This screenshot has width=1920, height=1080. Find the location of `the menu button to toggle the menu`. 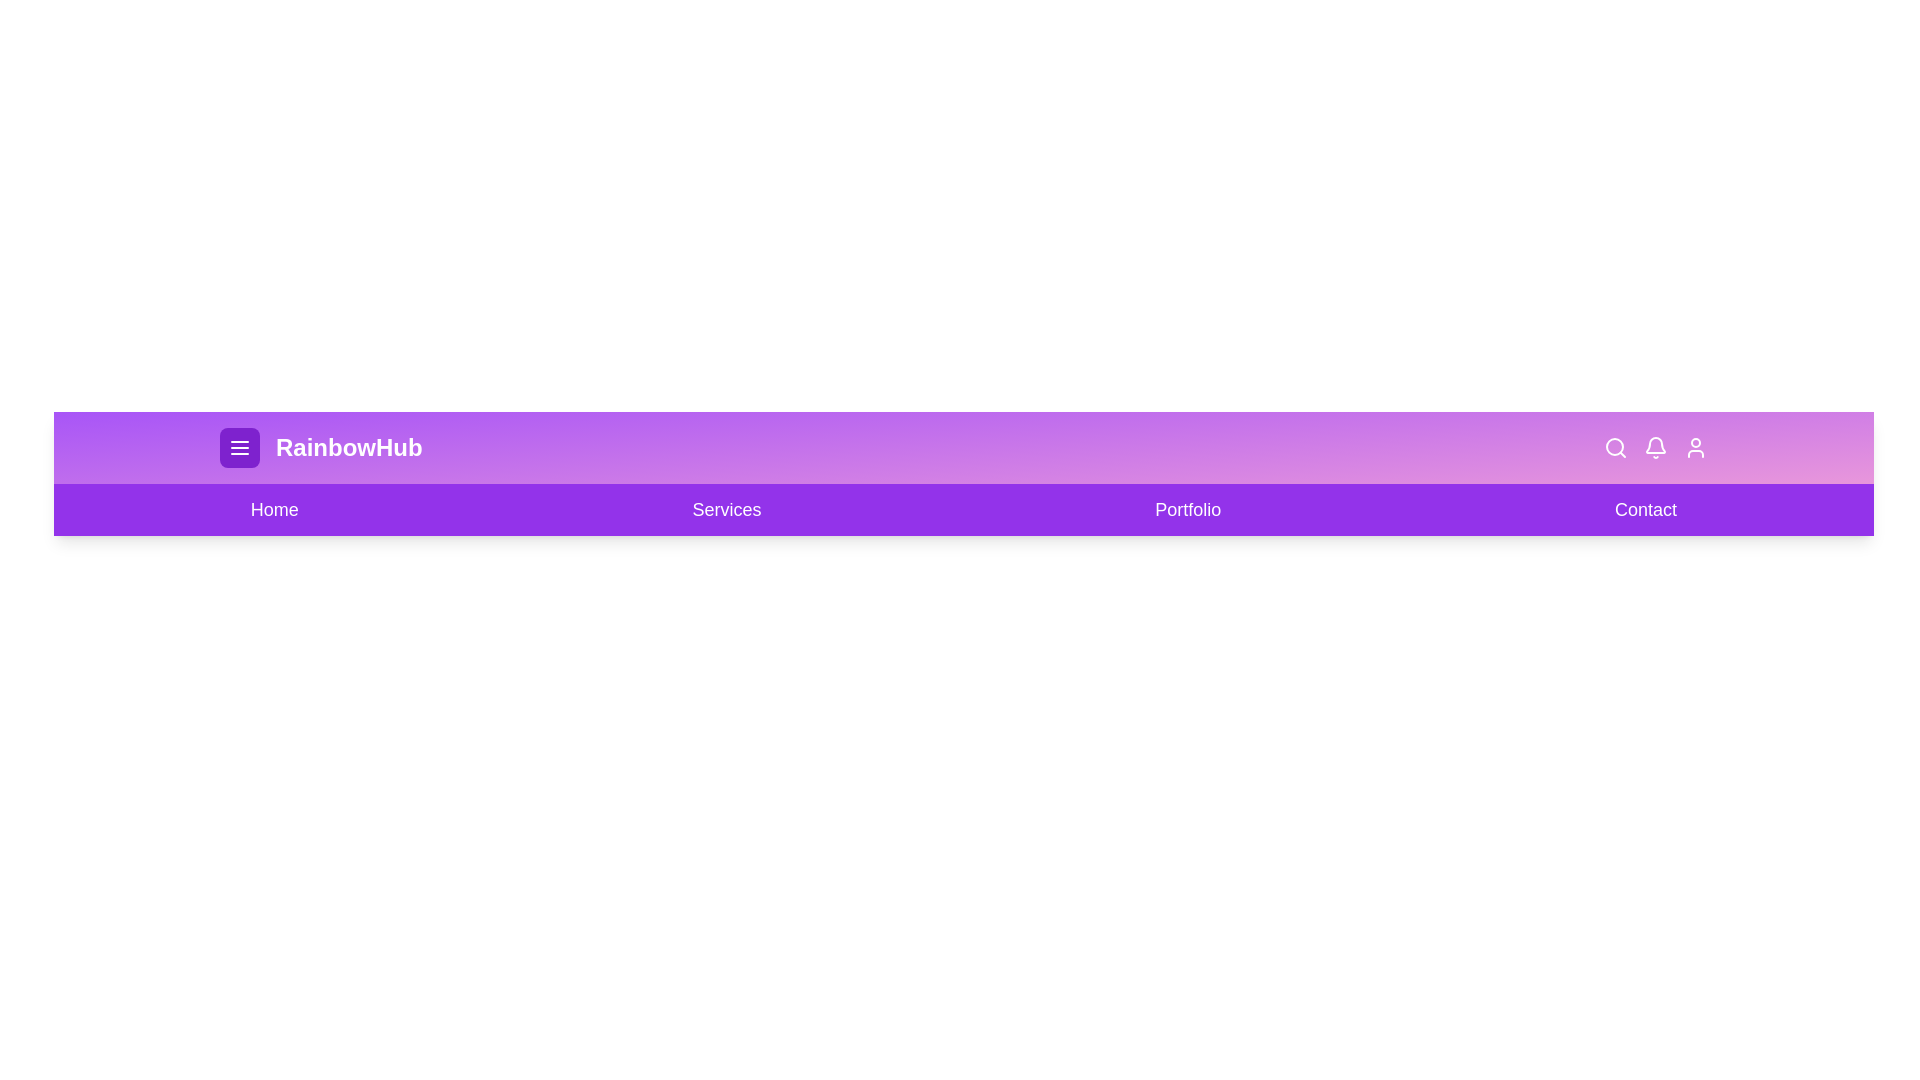

the menu button to toggle the menu is located at coordinates (240, 446).